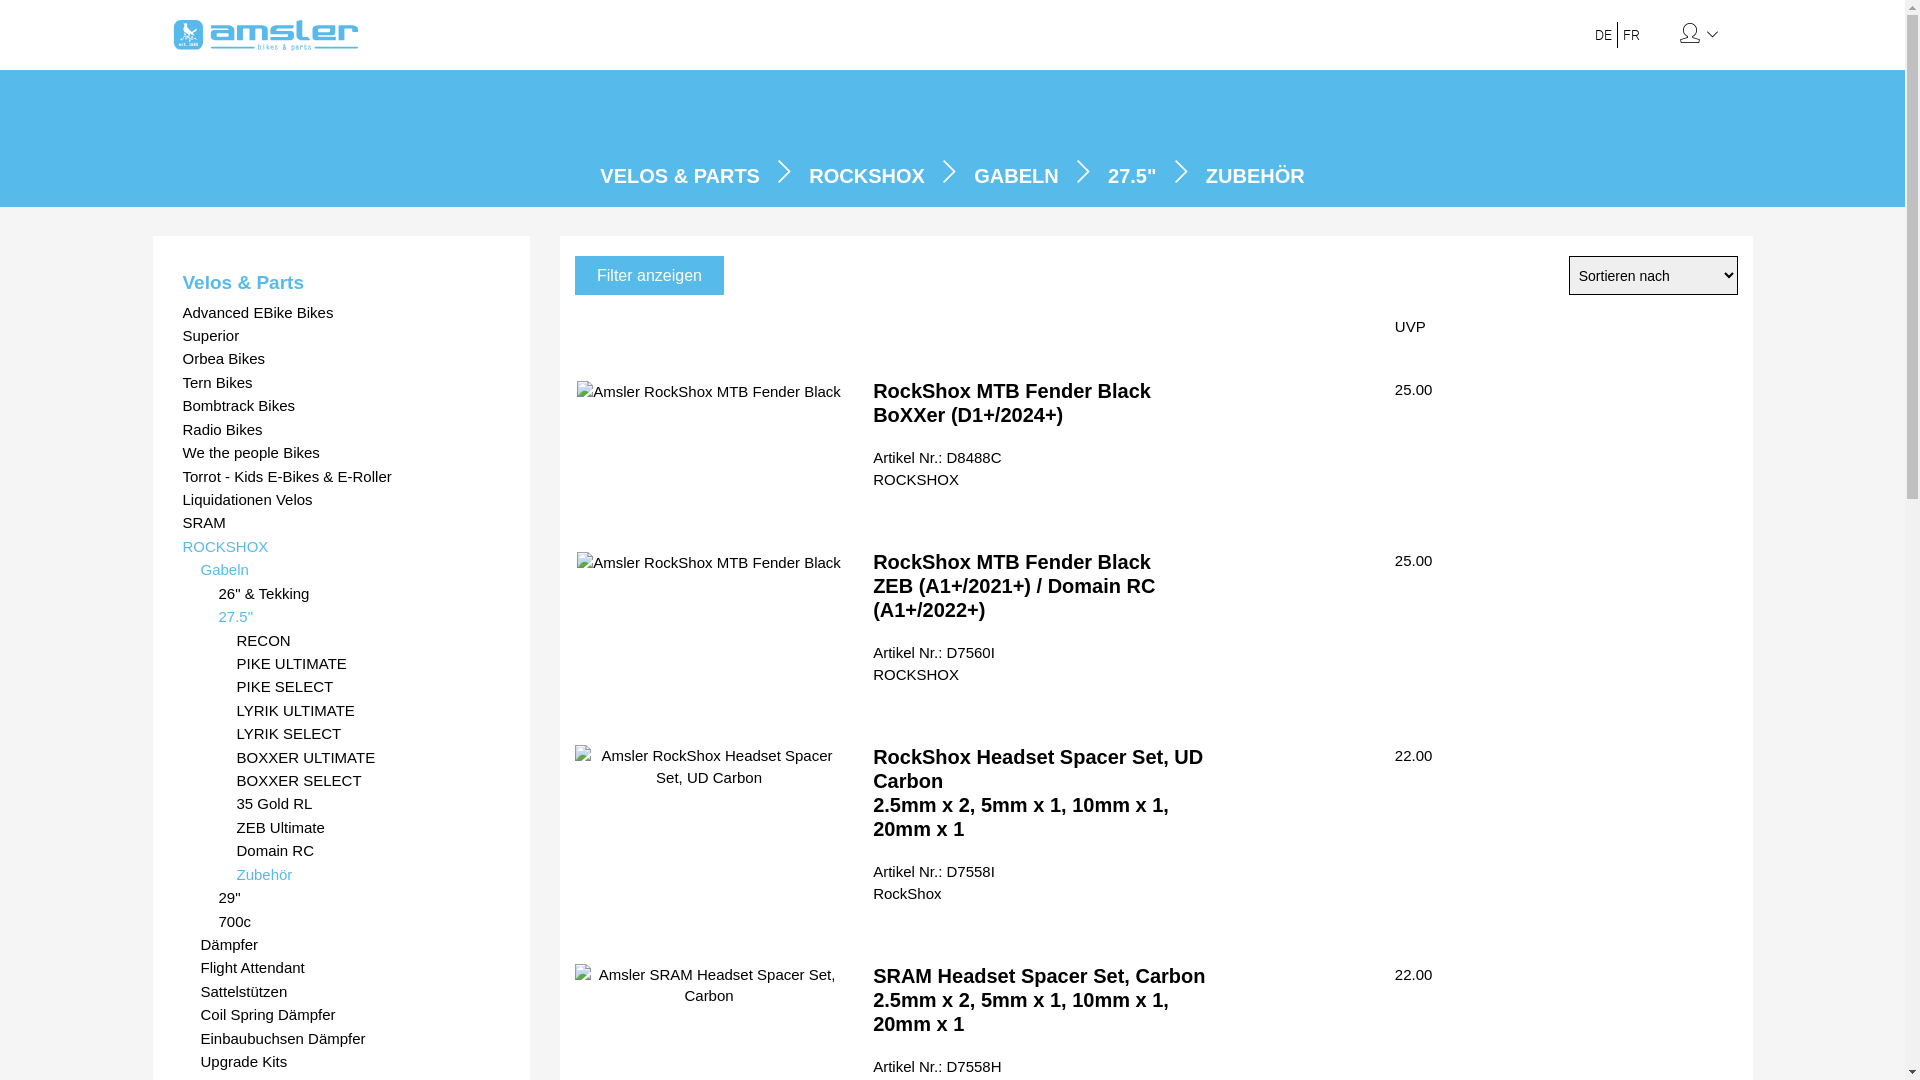  Describe the element at coordinates (873, 881) in the screenshot. I see `'Artikel Nr.: D7558I` at that location.